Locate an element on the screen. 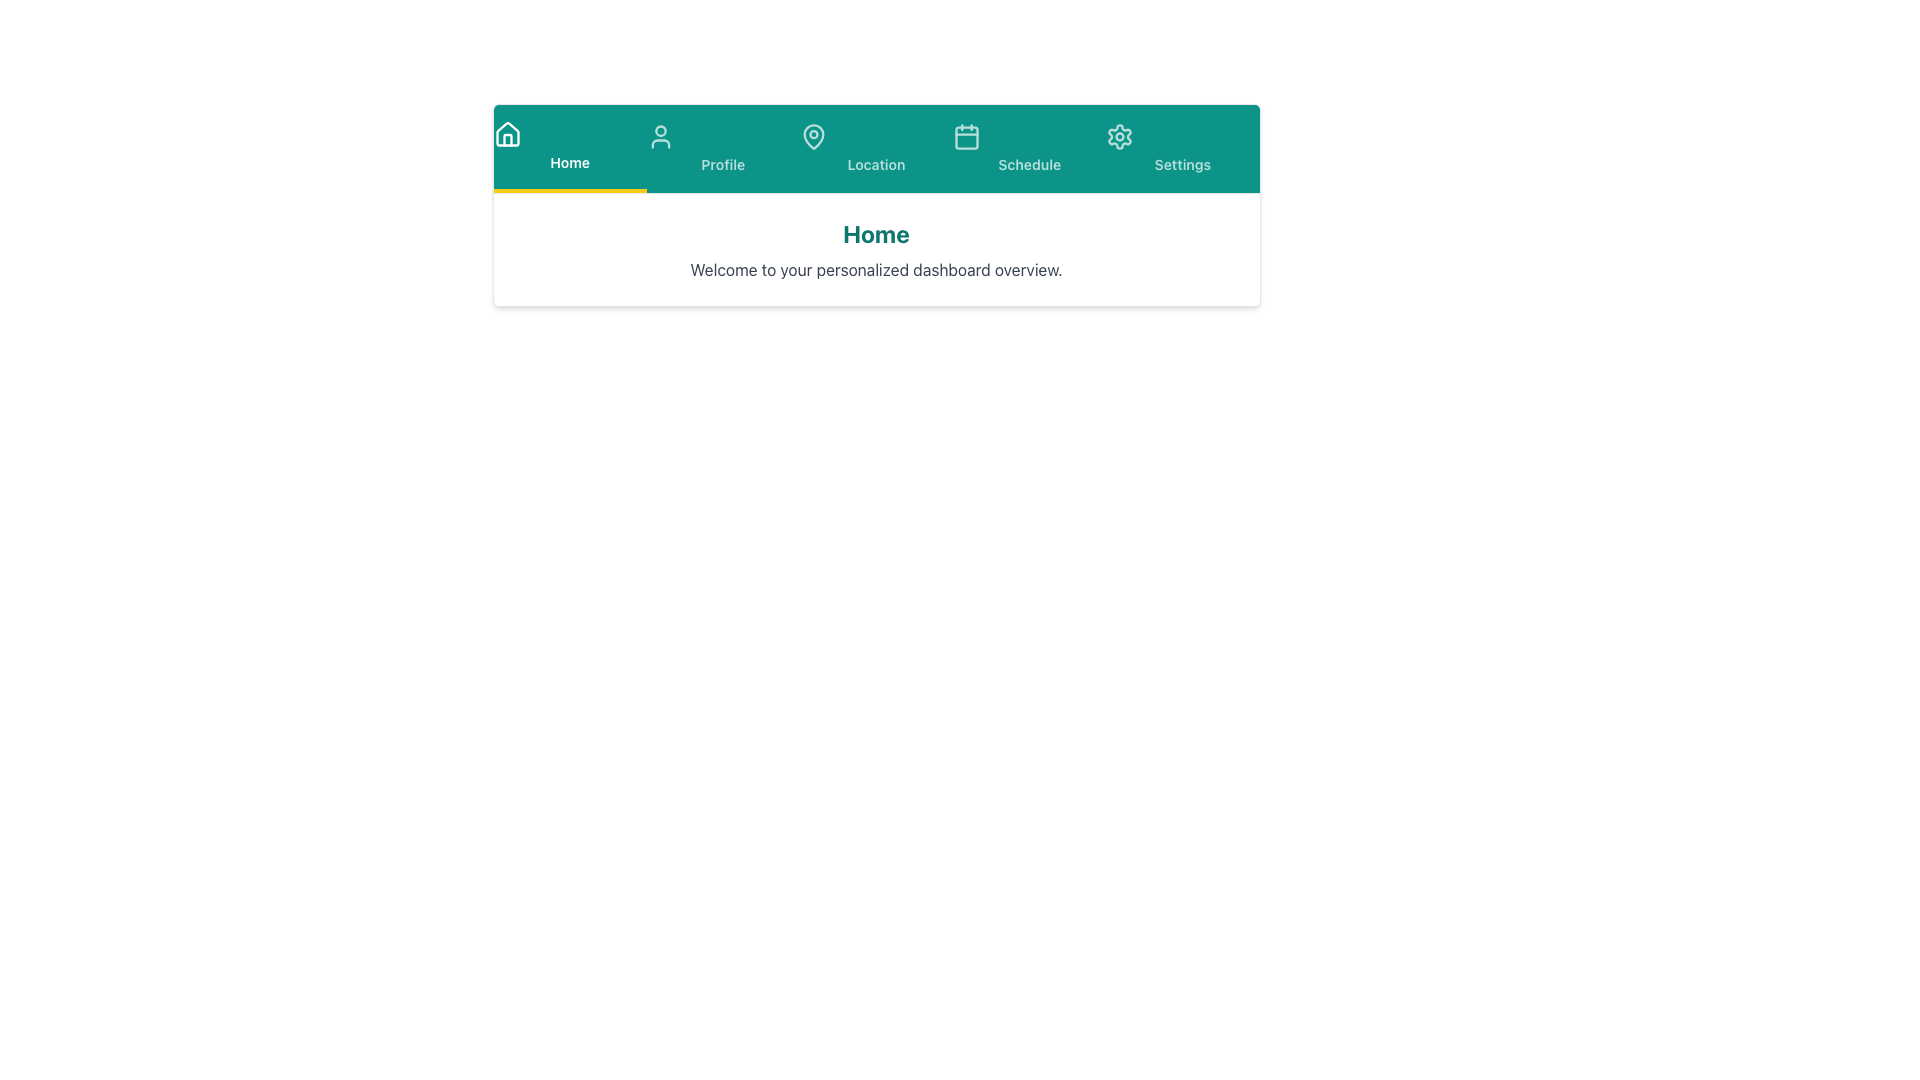 Image resolution: width=1920 pixels, height=1080 pixels. the text element that reads 'Welcome to your personalized dashboard overview.' which is styled with a gray font color and positioned below the 'Home' heading is located at coordinates (876, 270).